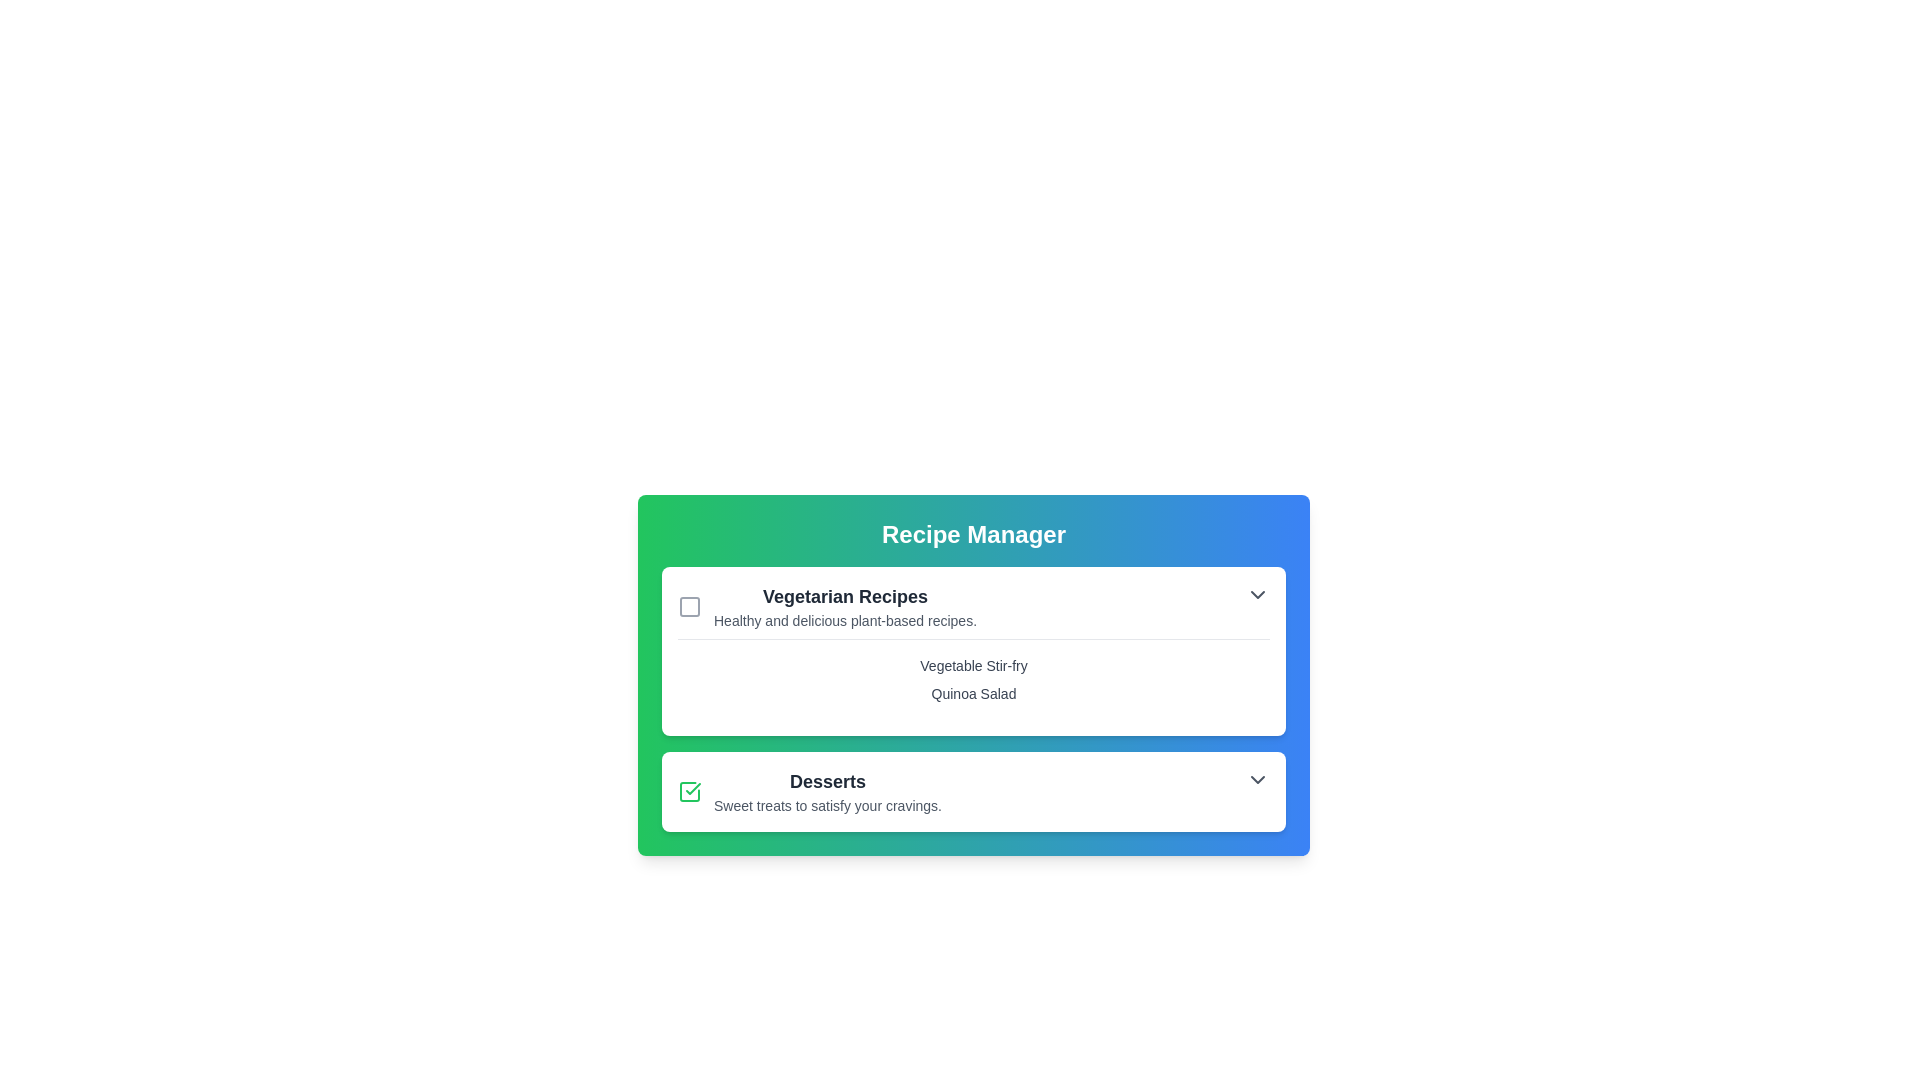  Describe the element at coordinates (690, 790) in the screenshot. I see `the green checkbox indicating a selected state for 'Desserts'` at that location.